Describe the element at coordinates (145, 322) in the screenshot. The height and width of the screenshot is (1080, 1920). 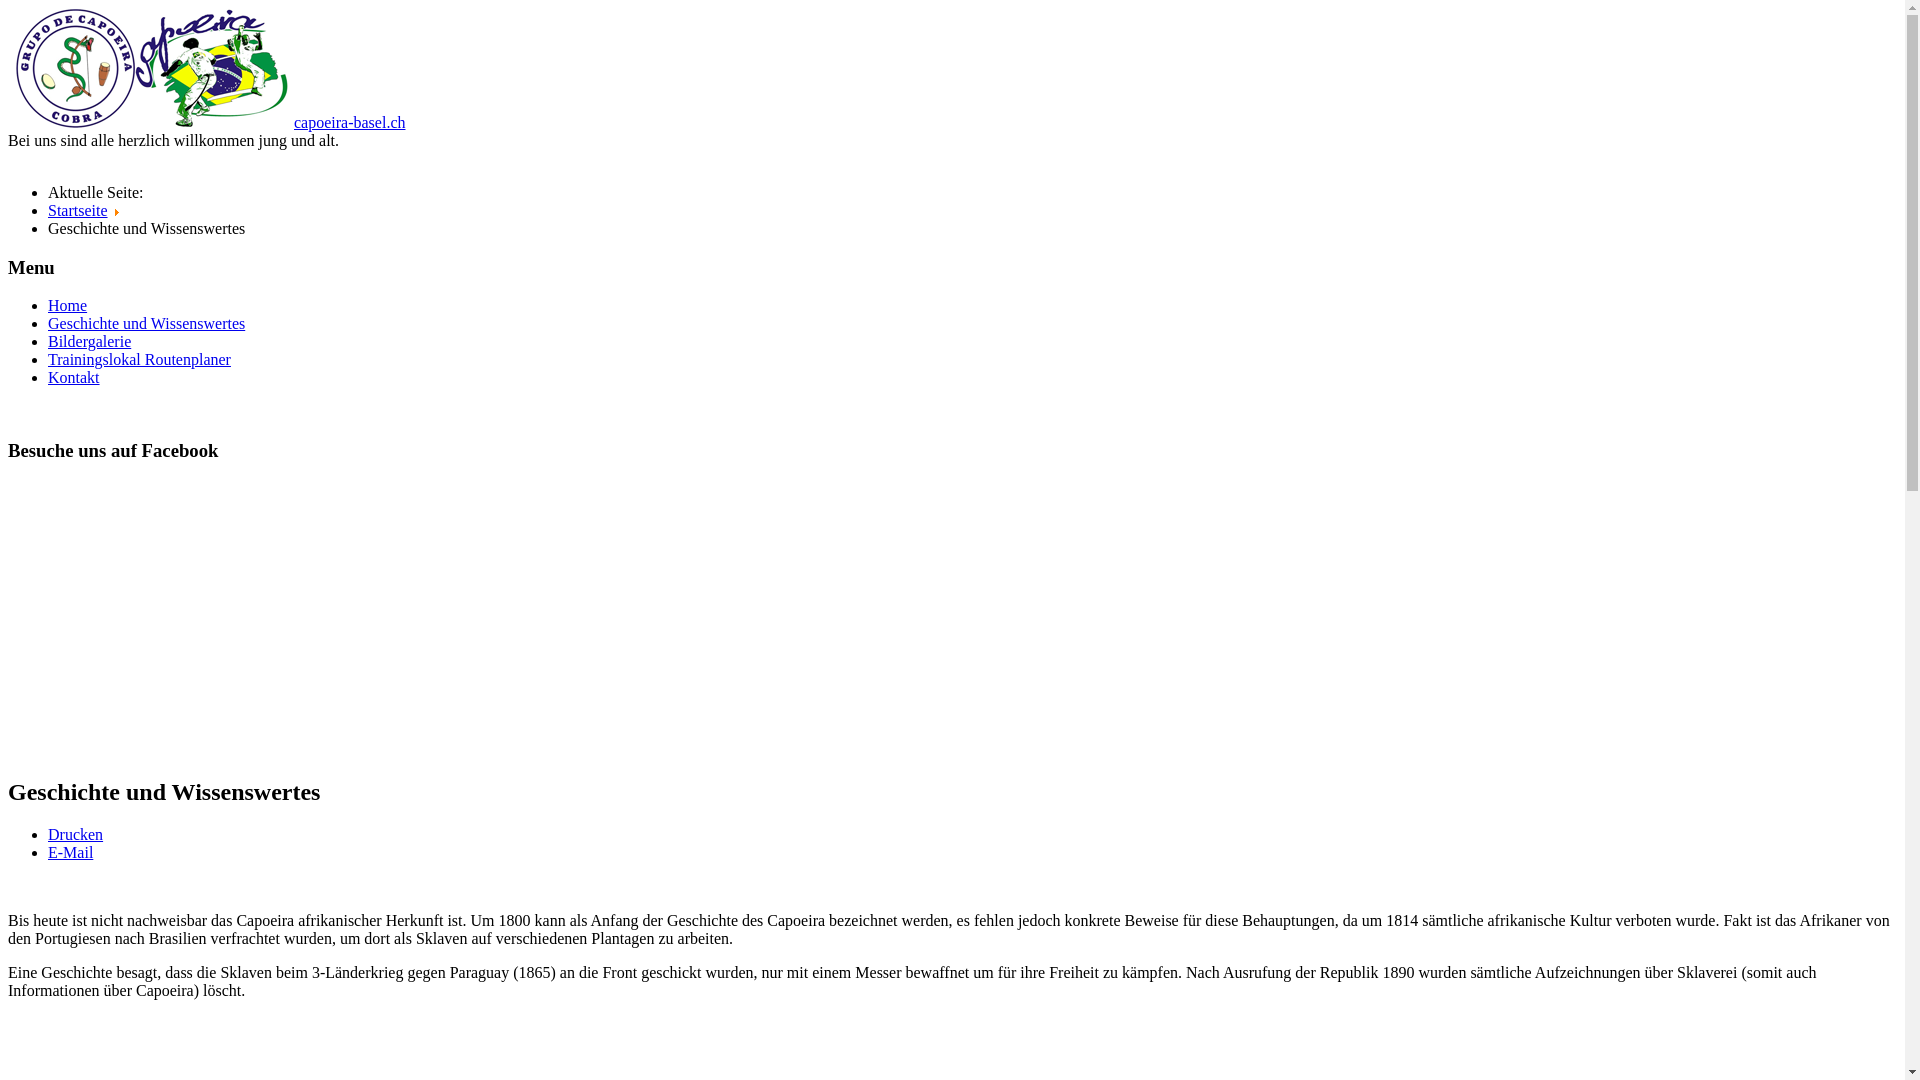
I see `'Geschichte und Wissenswertes'` at that location.